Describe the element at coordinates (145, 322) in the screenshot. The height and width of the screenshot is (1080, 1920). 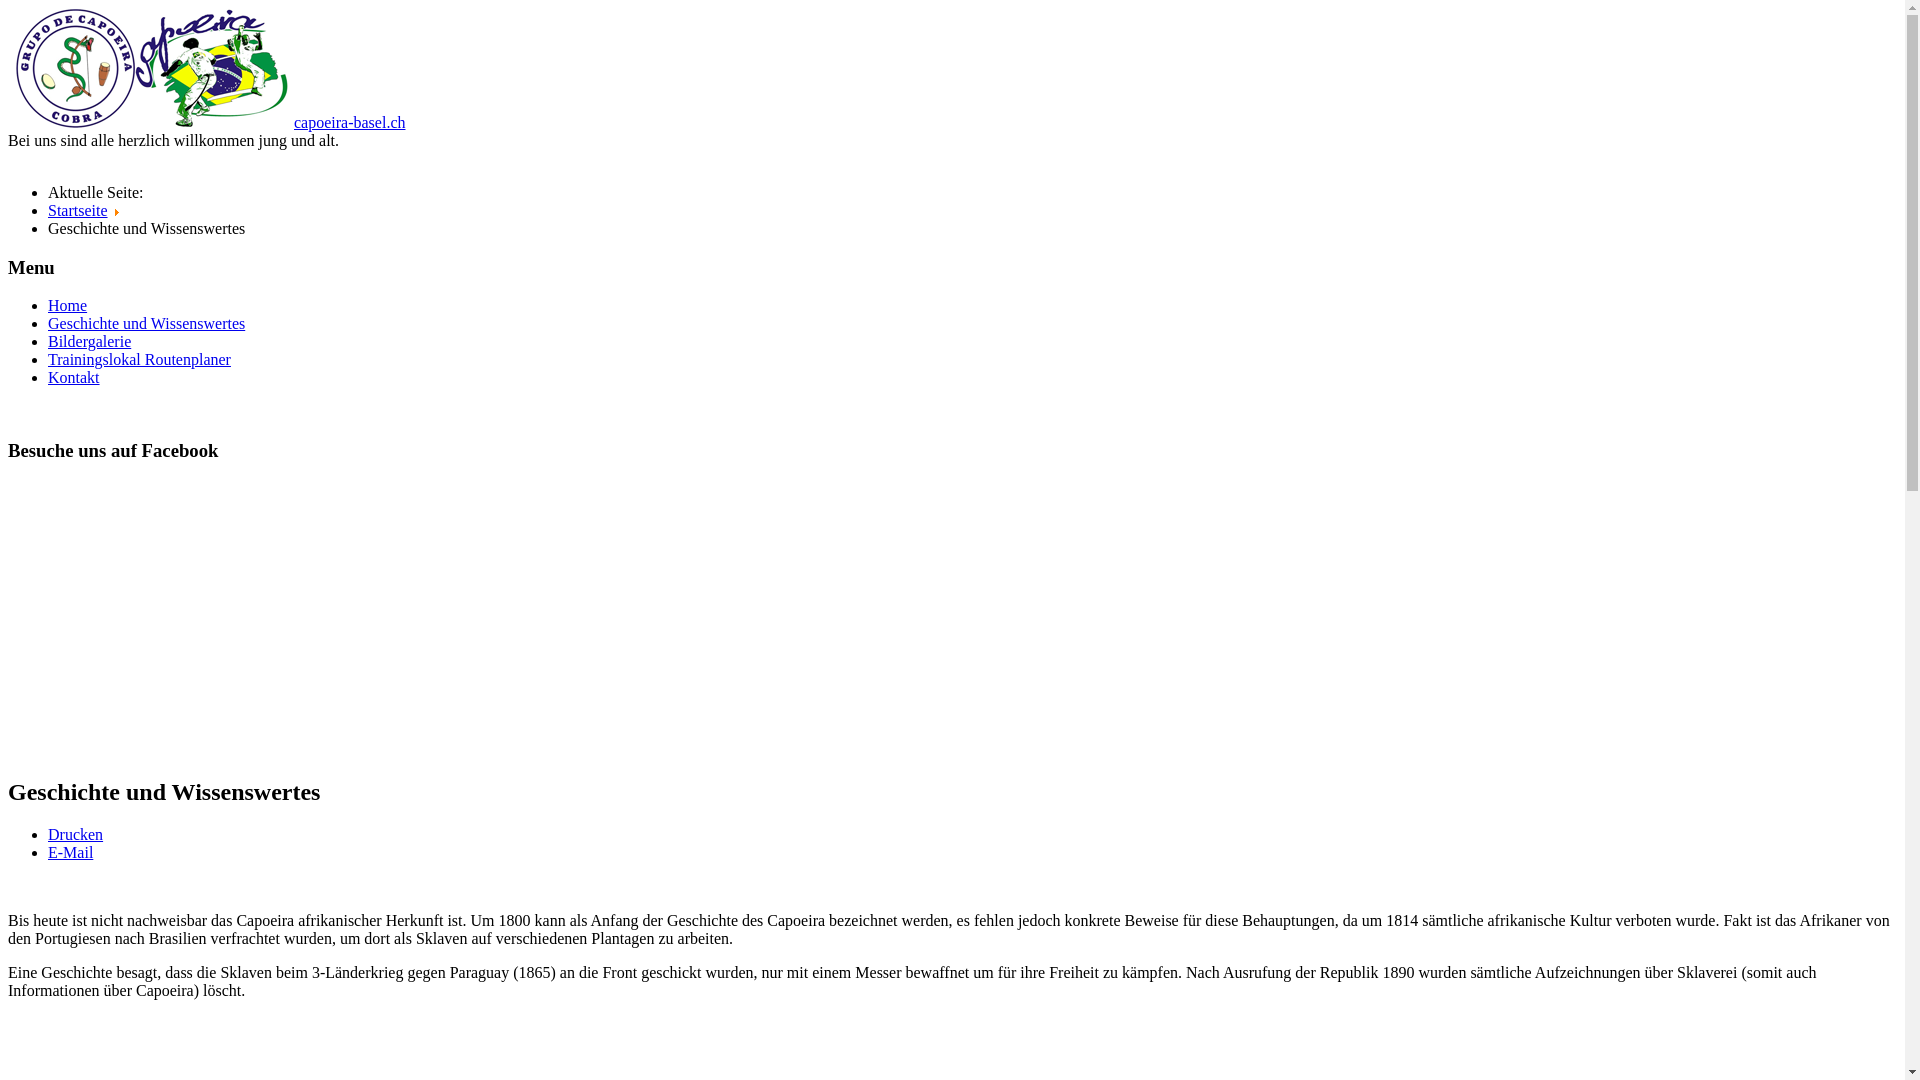
I see `'Geschichte und Wissenswertes'` at that location.